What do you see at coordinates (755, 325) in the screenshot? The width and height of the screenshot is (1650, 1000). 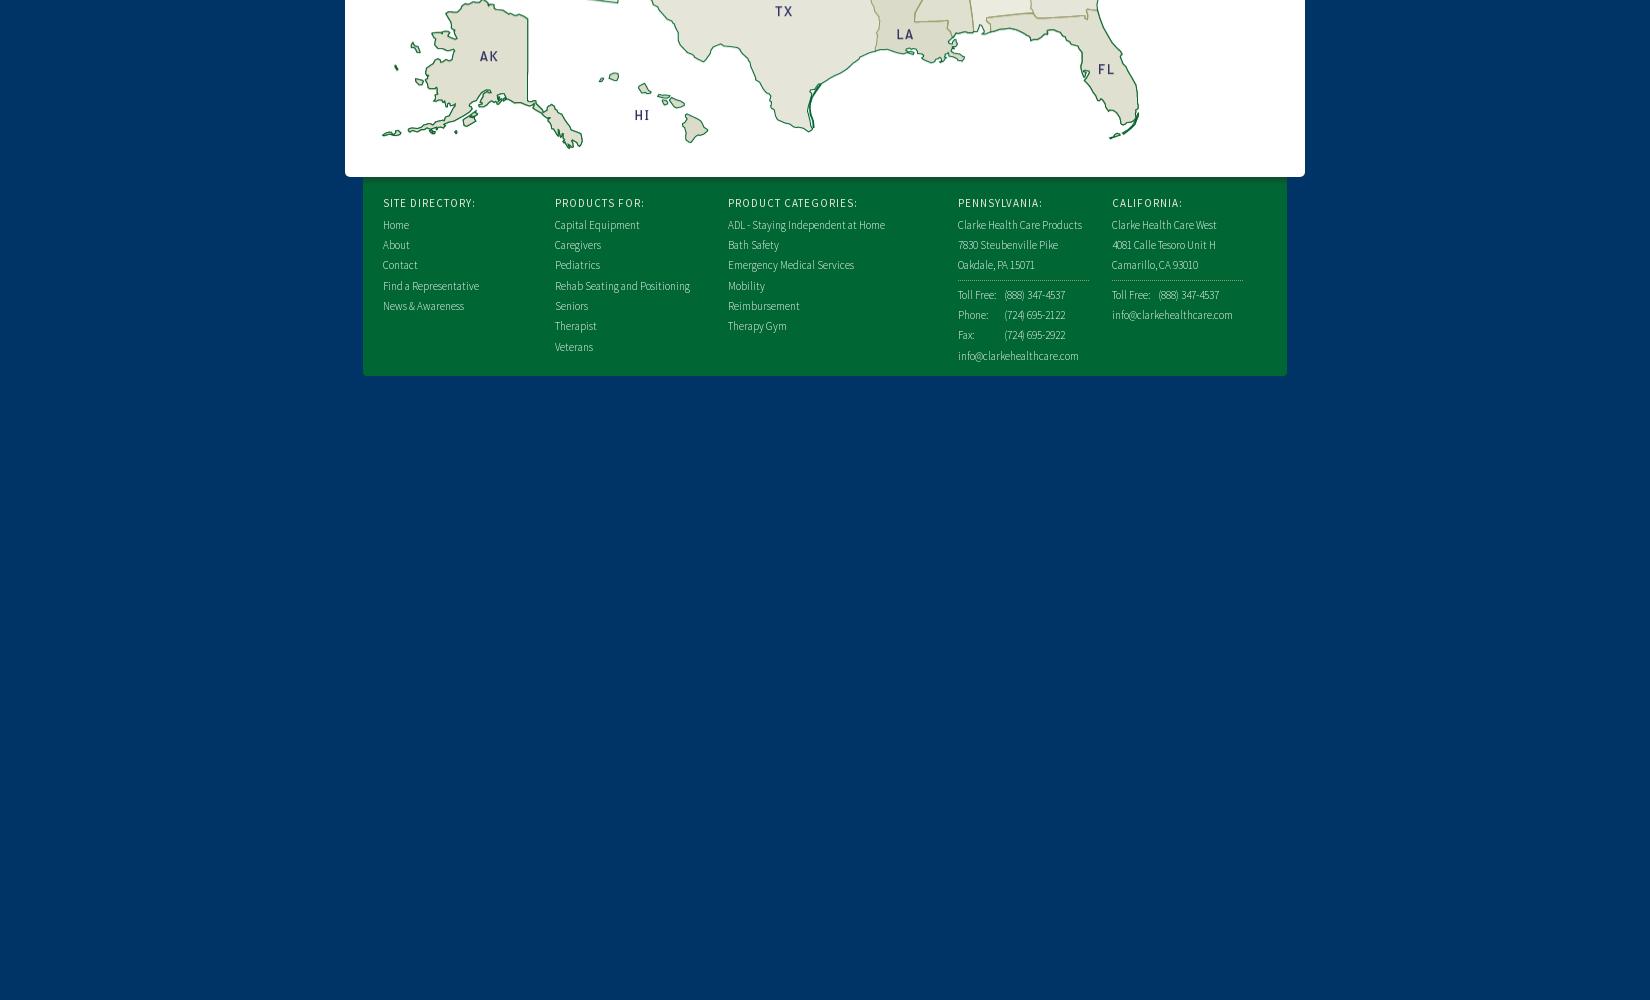 I see `'Therapy Gym'` at bounding box center [755, 325].